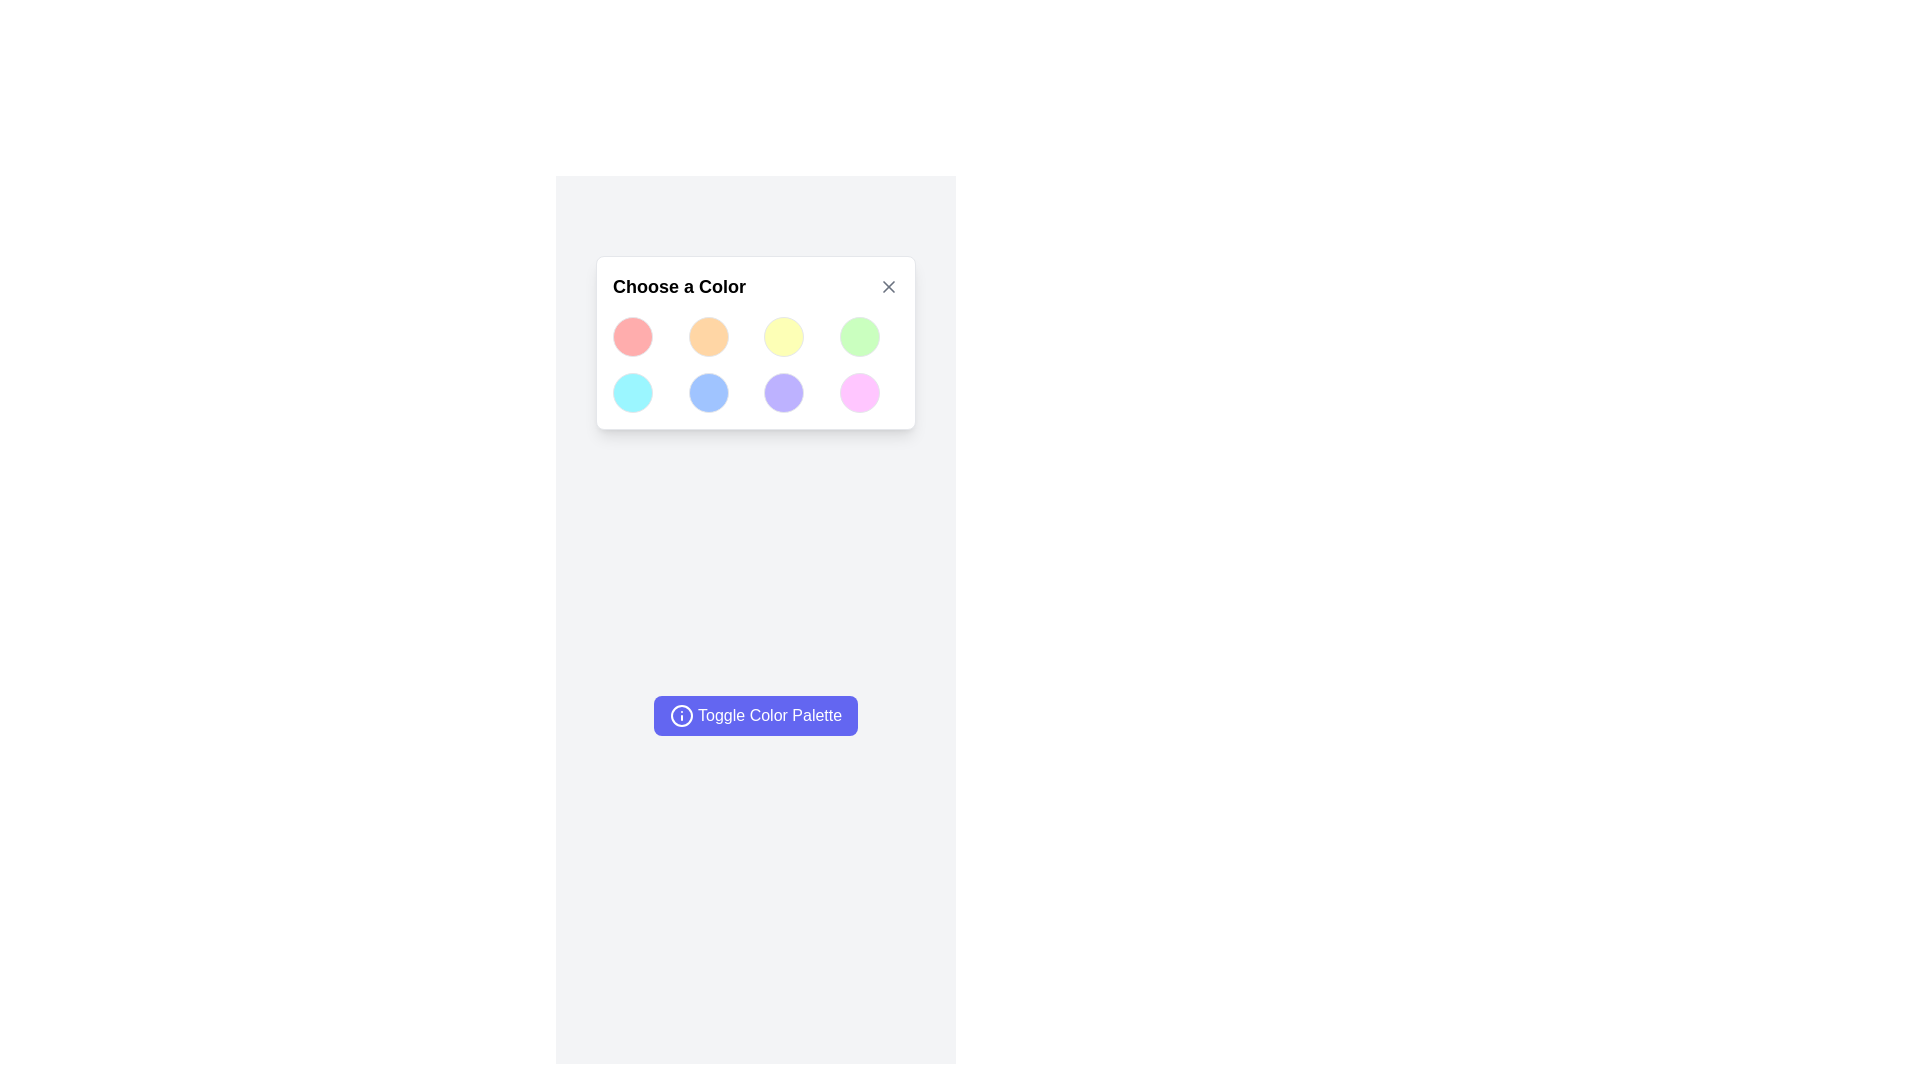 The width and height of the screenshot is (1920, 1080). What do you see at coordinates (782, 335) in the screenshot?
I see `the selectable color option button, which is the third item in the first row of a grid layout of circles` at bounding box center [782, 335].